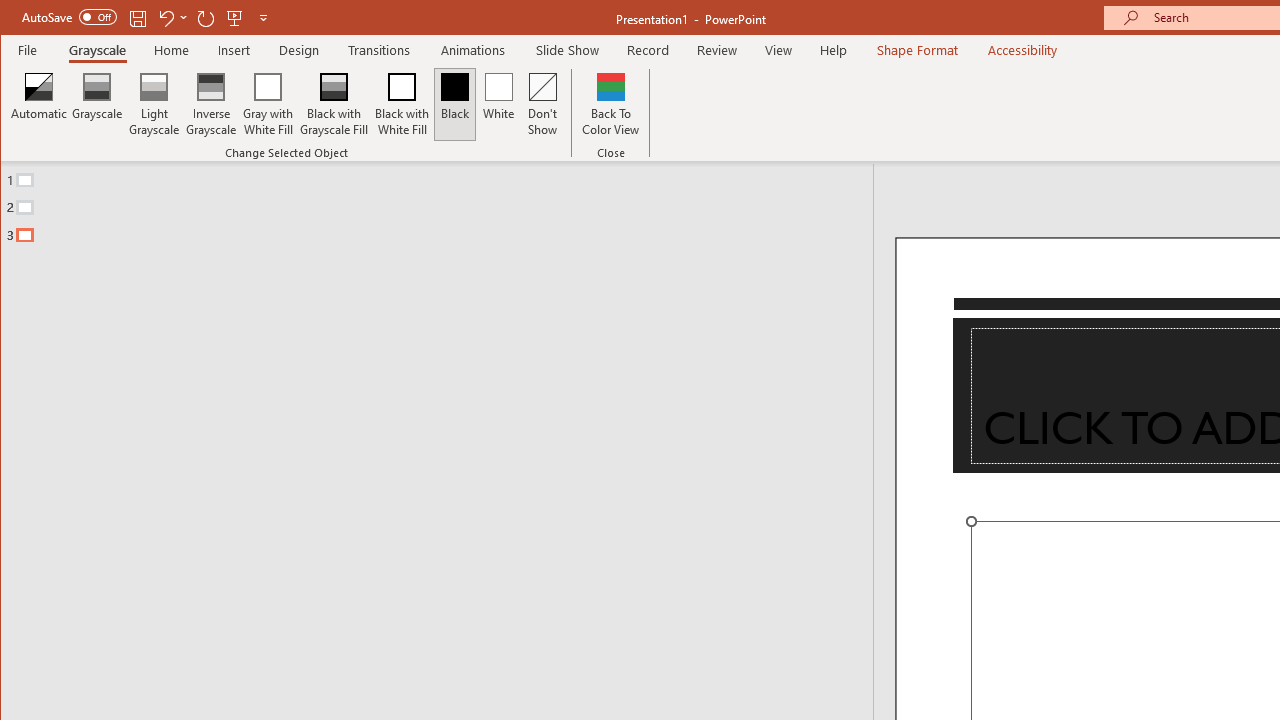 This screenshot has height=720, width=1280. Describe the element at coordinates (543, 104) in the screenshot. I see `'Don'` at that location.